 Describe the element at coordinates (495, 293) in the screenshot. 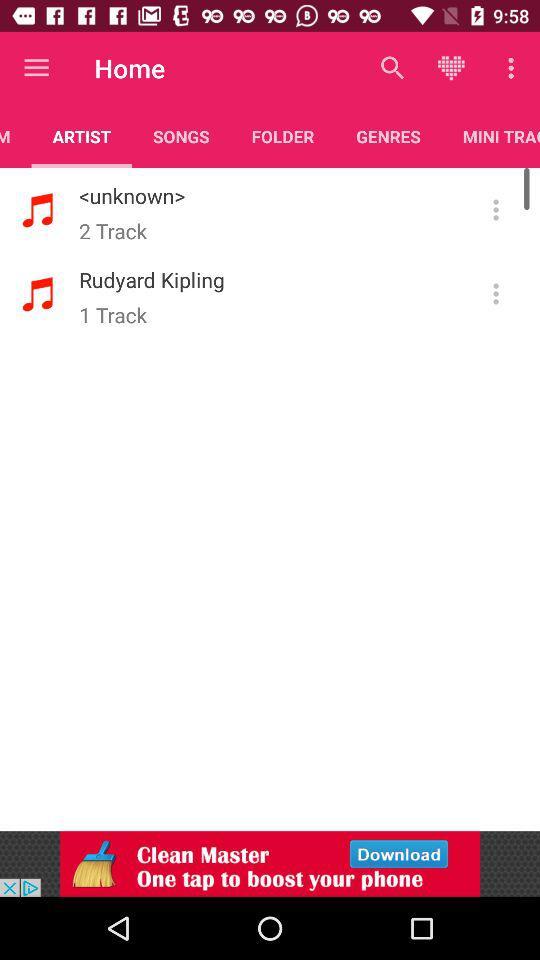

I see `click for option` at that location.